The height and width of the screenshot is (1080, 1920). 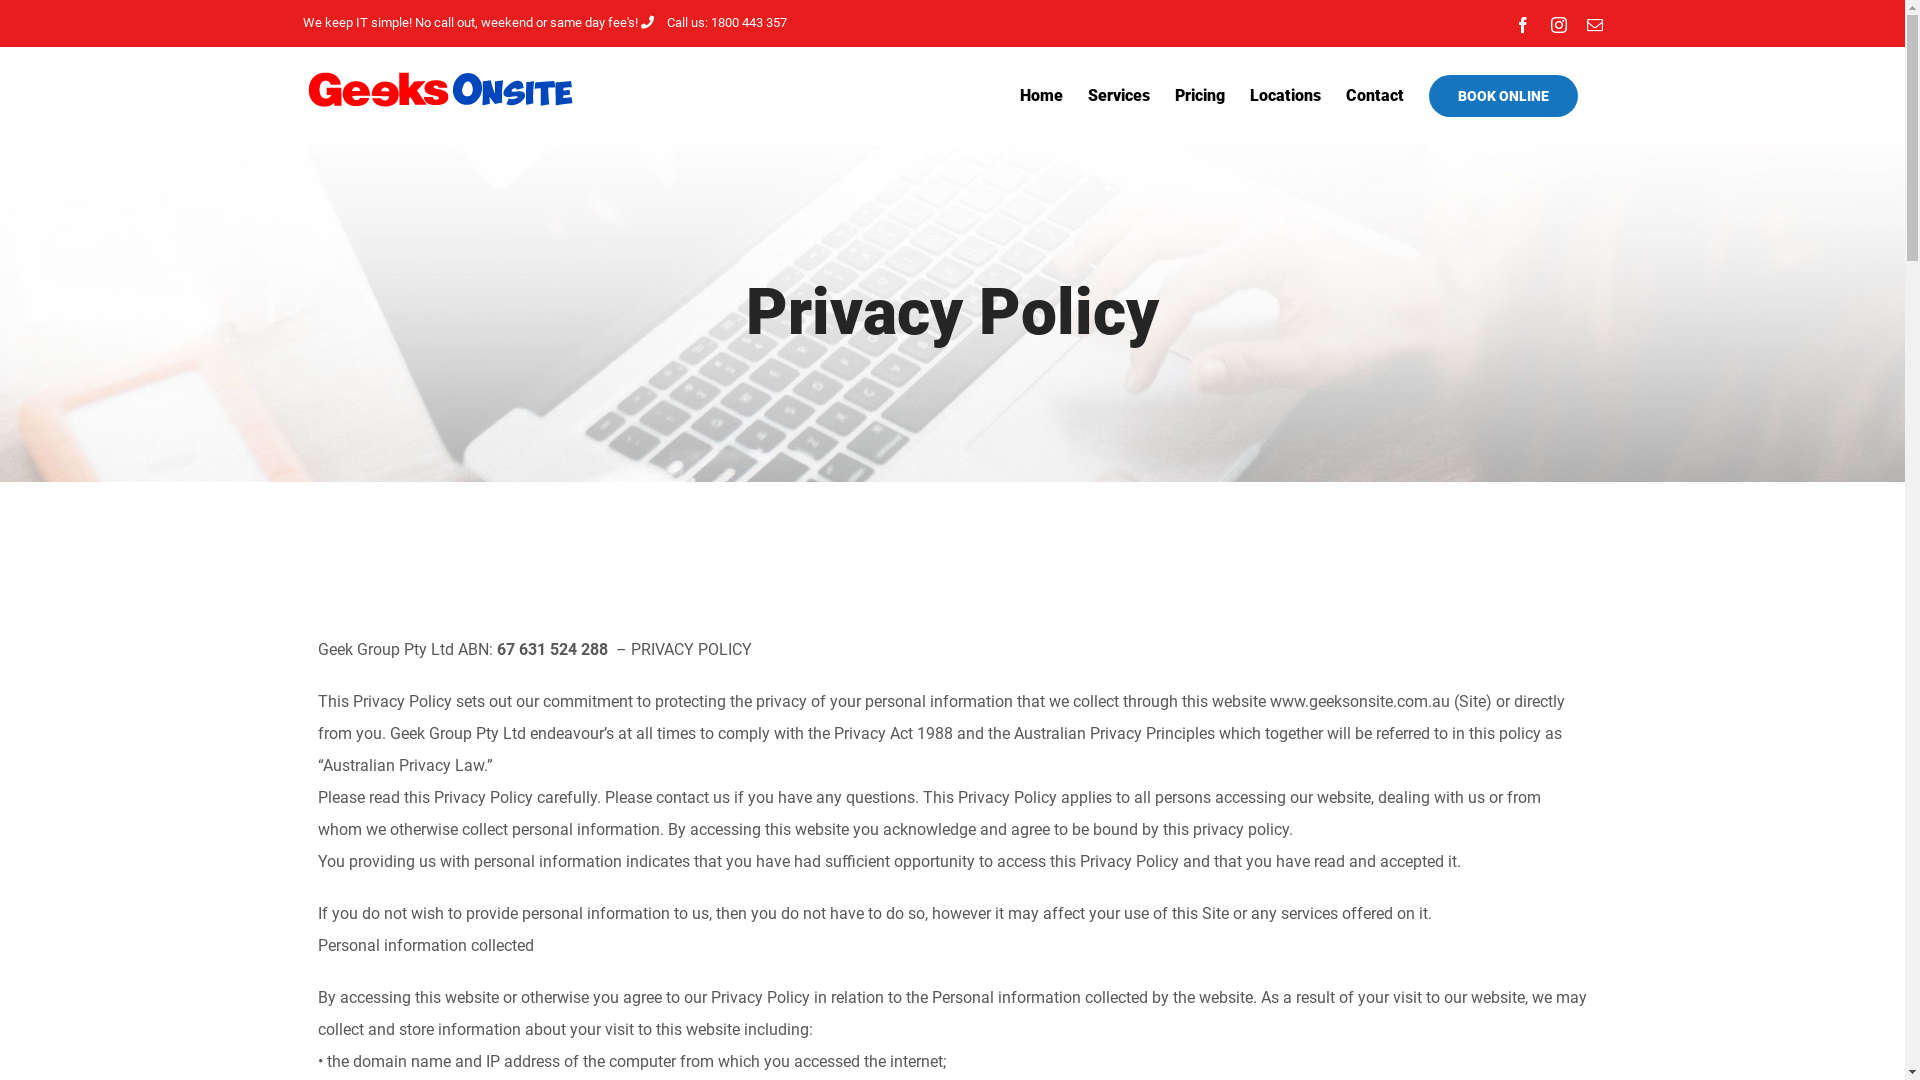 I want to click on 'Call us: 1800 443 357', so click(x=713, y=22).